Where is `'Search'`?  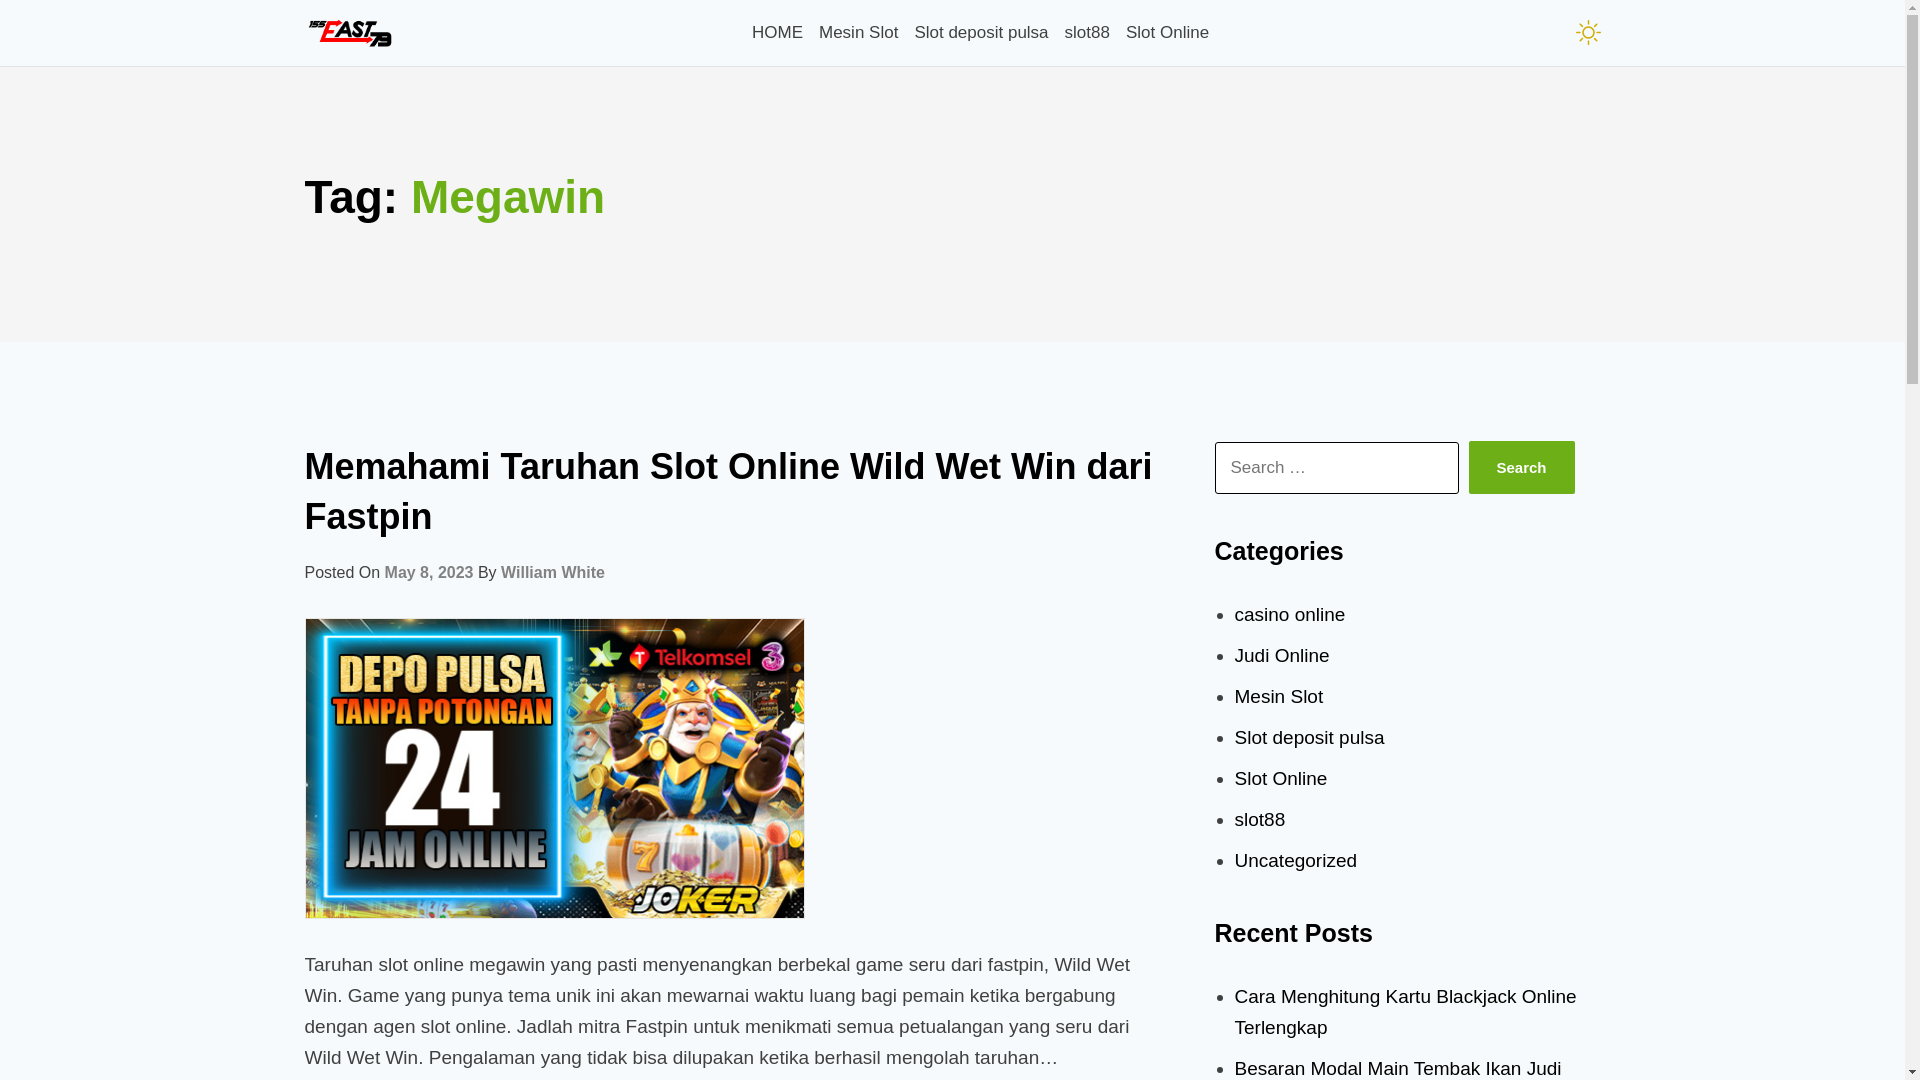 'Search' is located at coordinates (1520, 467).